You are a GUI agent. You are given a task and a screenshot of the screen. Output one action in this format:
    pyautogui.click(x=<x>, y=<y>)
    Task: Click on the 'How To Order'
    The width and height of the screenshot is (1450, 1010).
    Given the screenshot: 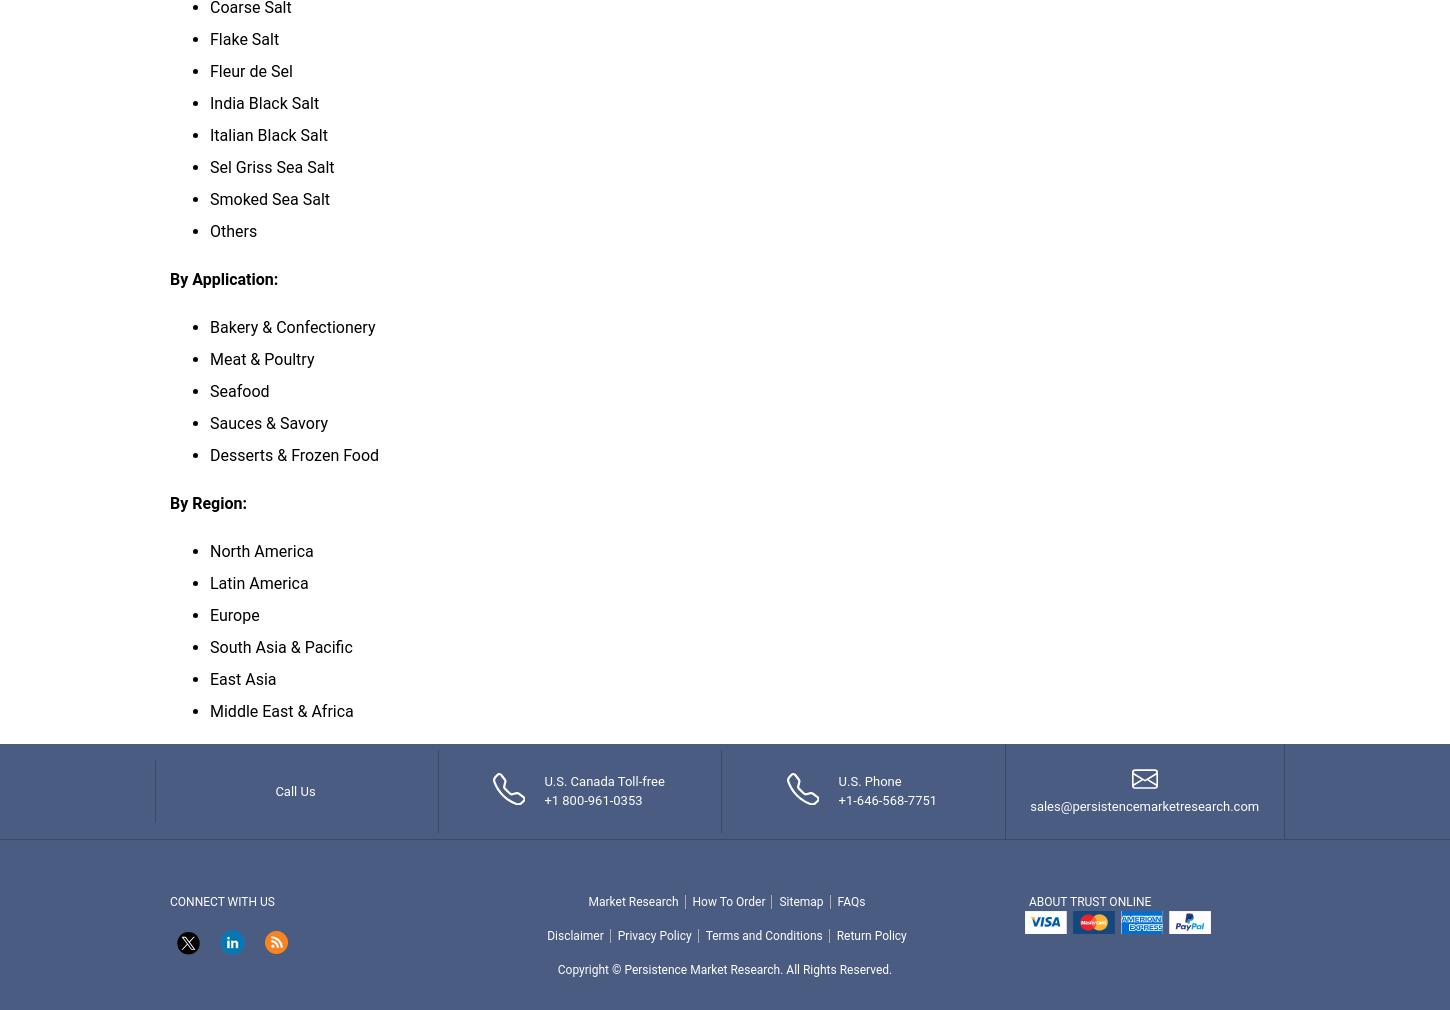 What is the action you would take?
    pyautogui.click(x=728, y=901)
    